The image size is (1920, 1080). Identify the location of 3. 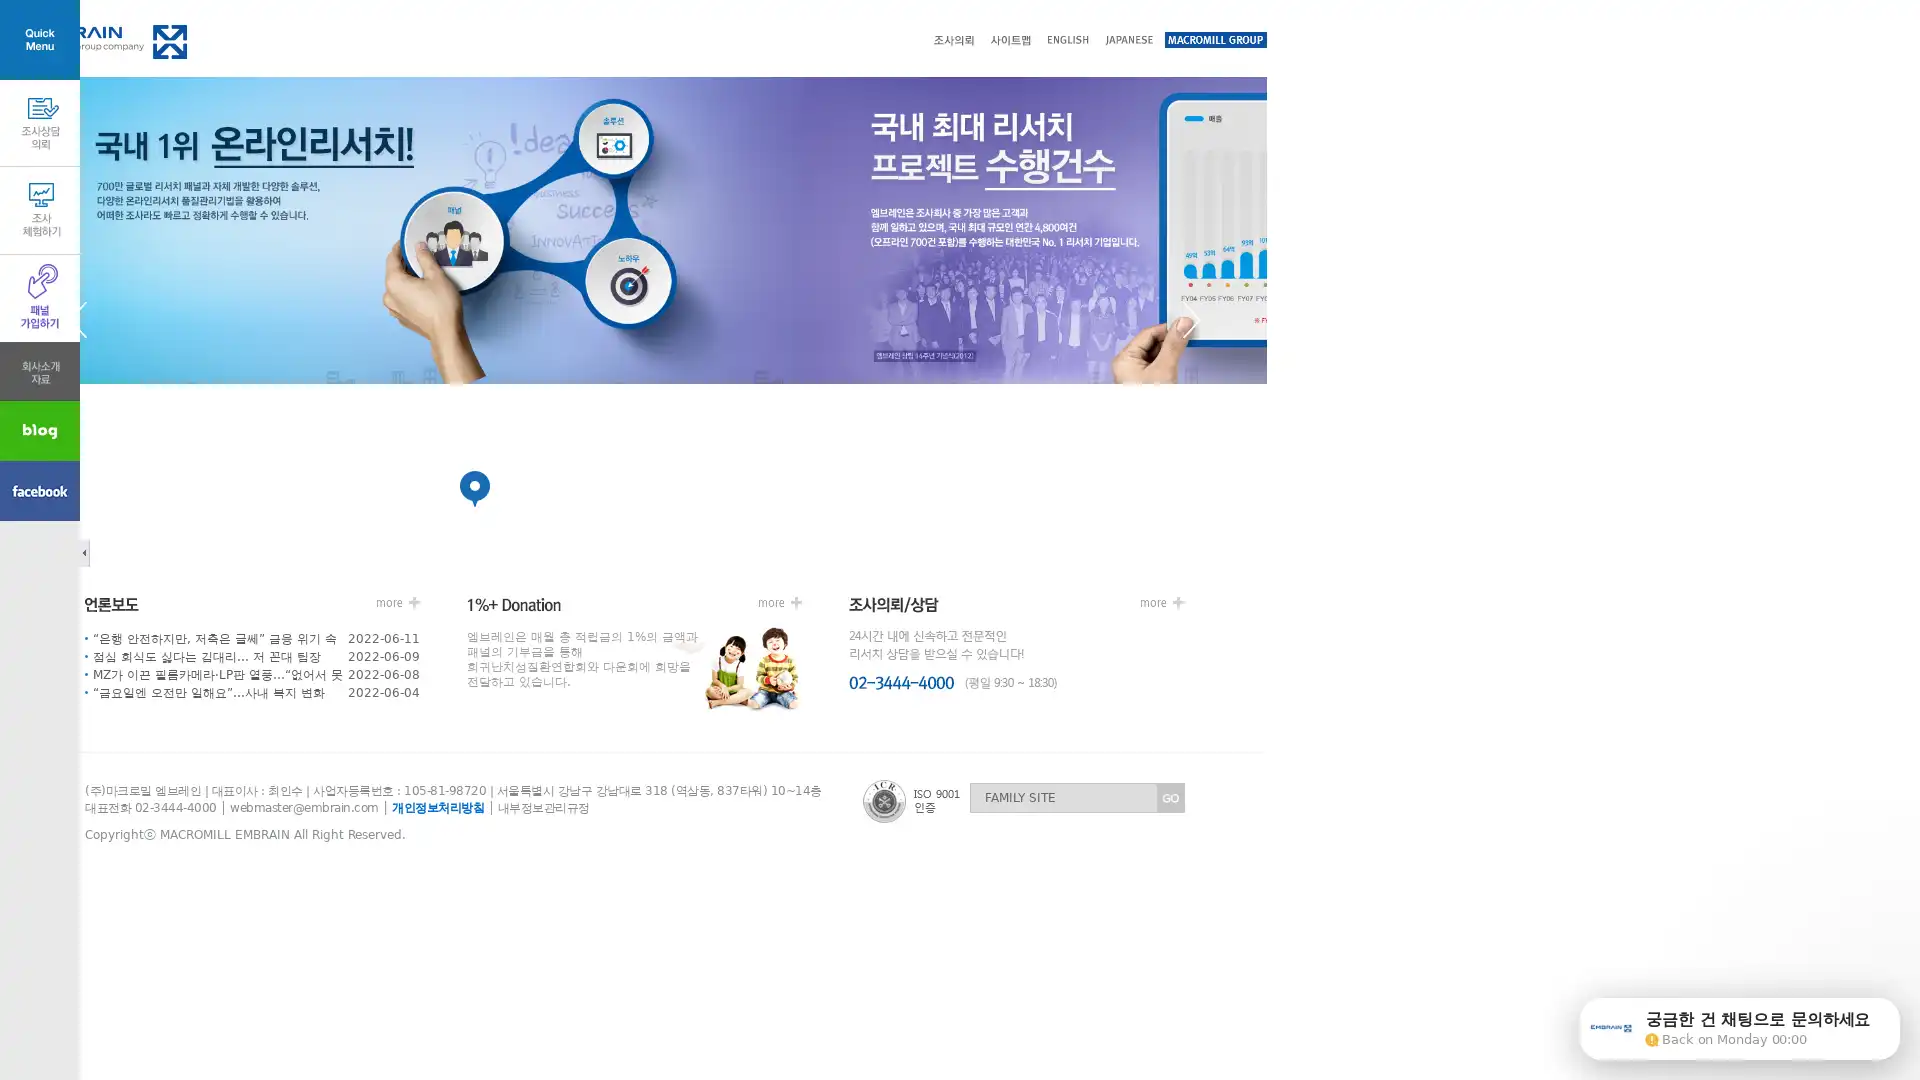
(872, 489).